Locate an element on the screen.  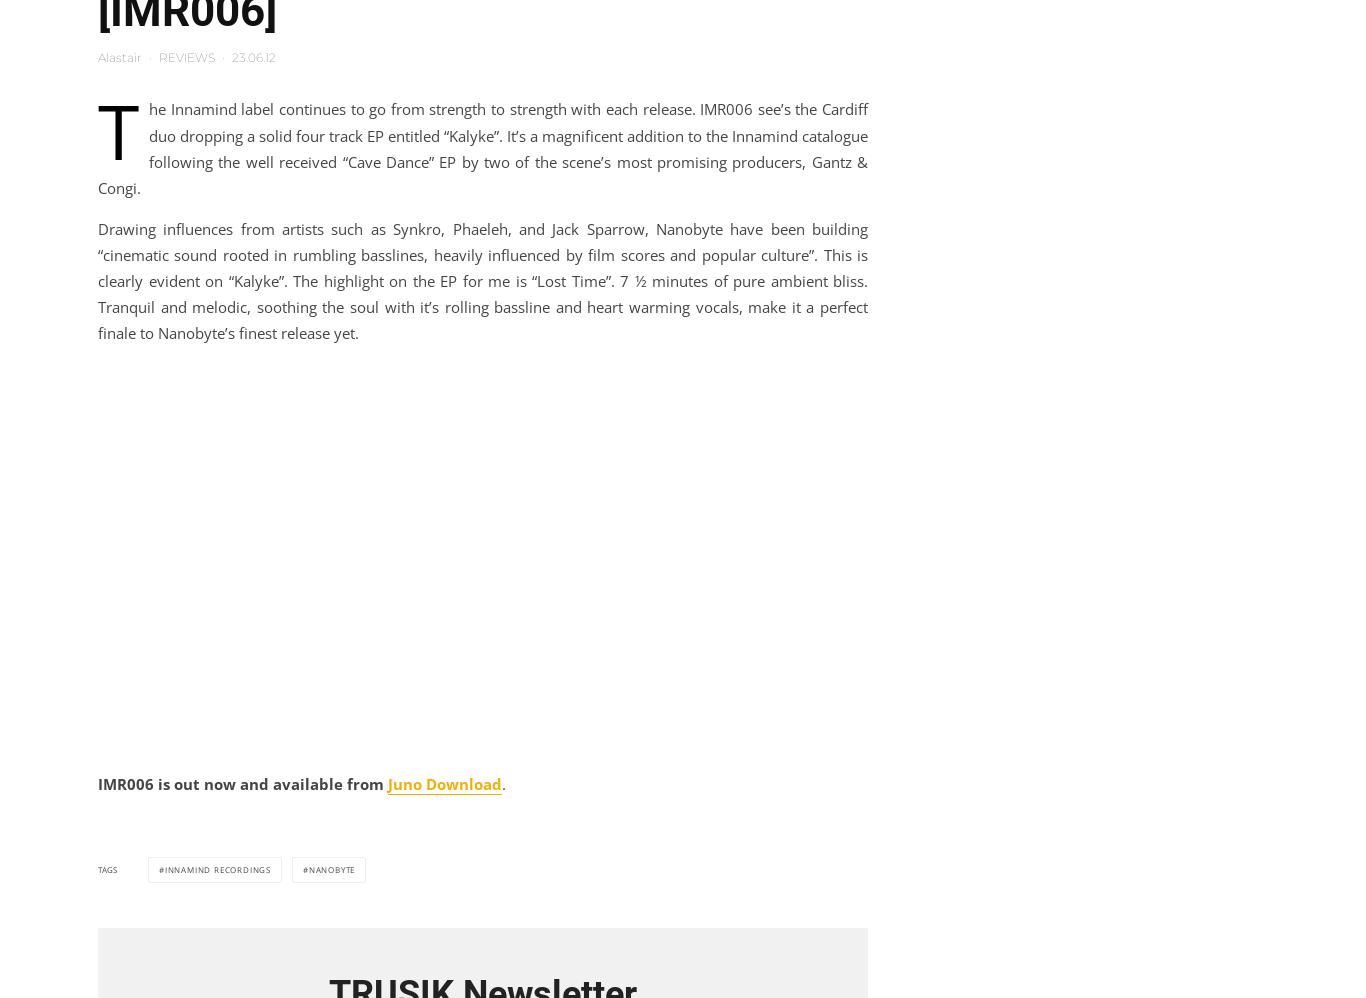
'23.06.12' is located at coordinates (253, 55).